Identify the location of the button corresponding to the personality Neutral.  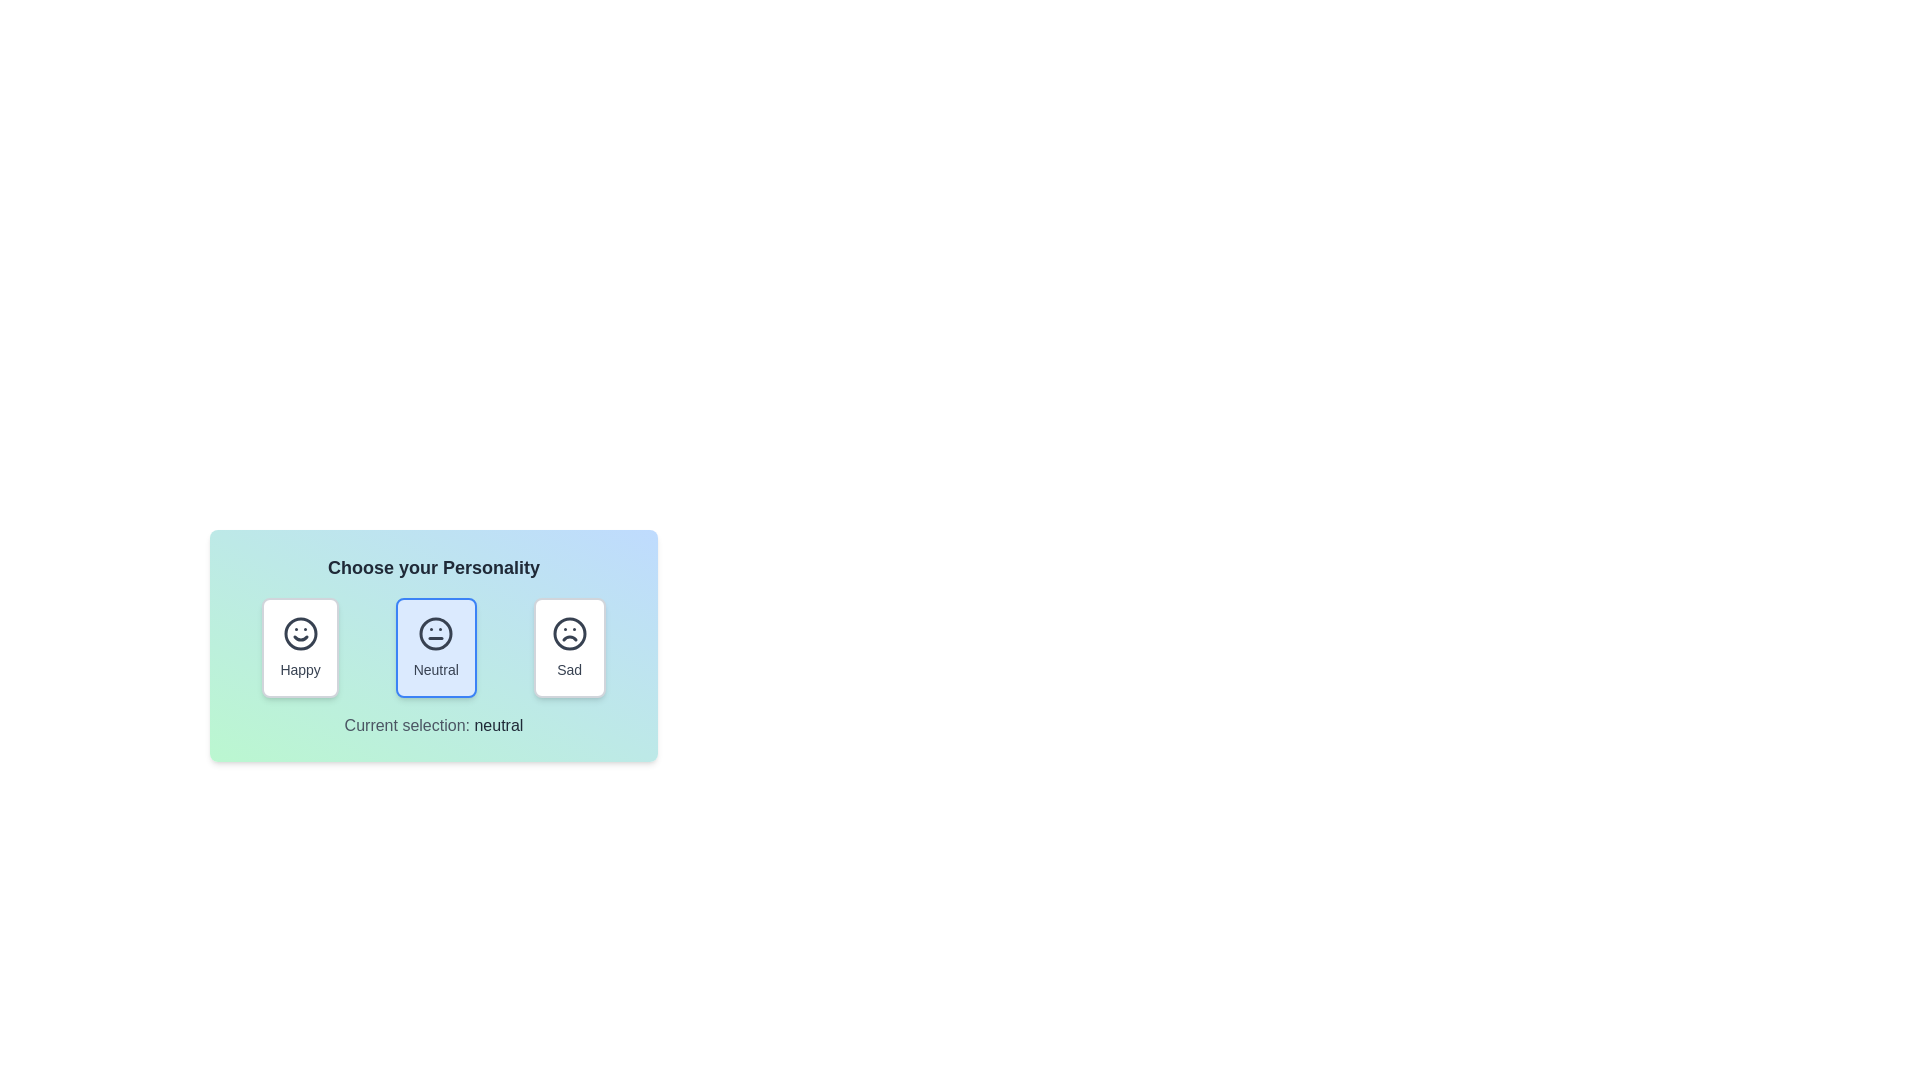
(435, 648).